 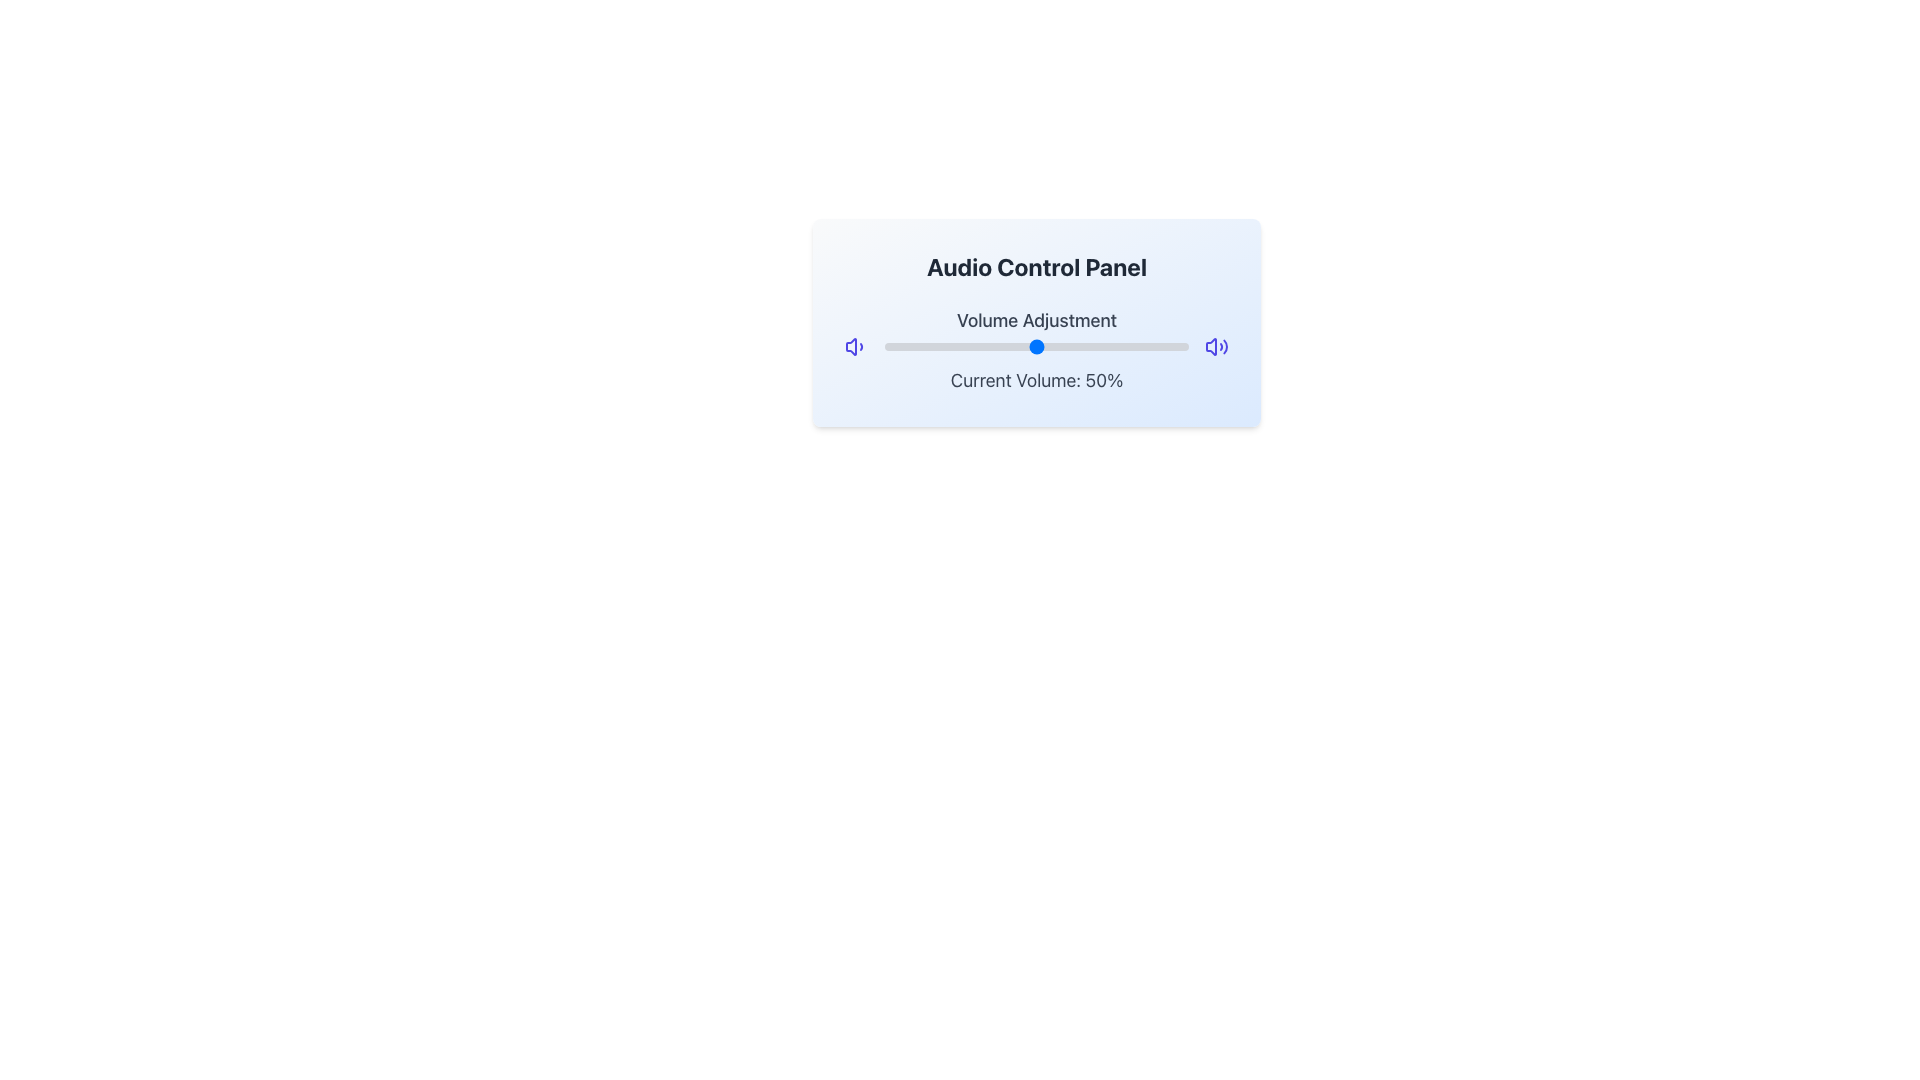 What do you see at coordinates (1158, 346) in the screenshot?
I see `the slider` at bounding box center [1158, 346].